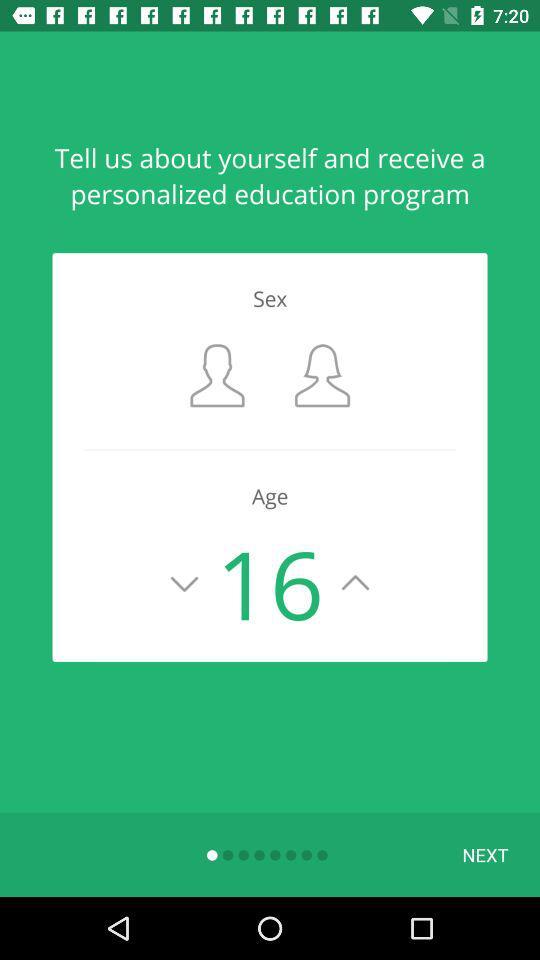 This screenshot has width=540, height=960. What do you see at coordinates (484, 853) in the screenshot?
I see `the item below age icon` at bounding box center [484, 853].